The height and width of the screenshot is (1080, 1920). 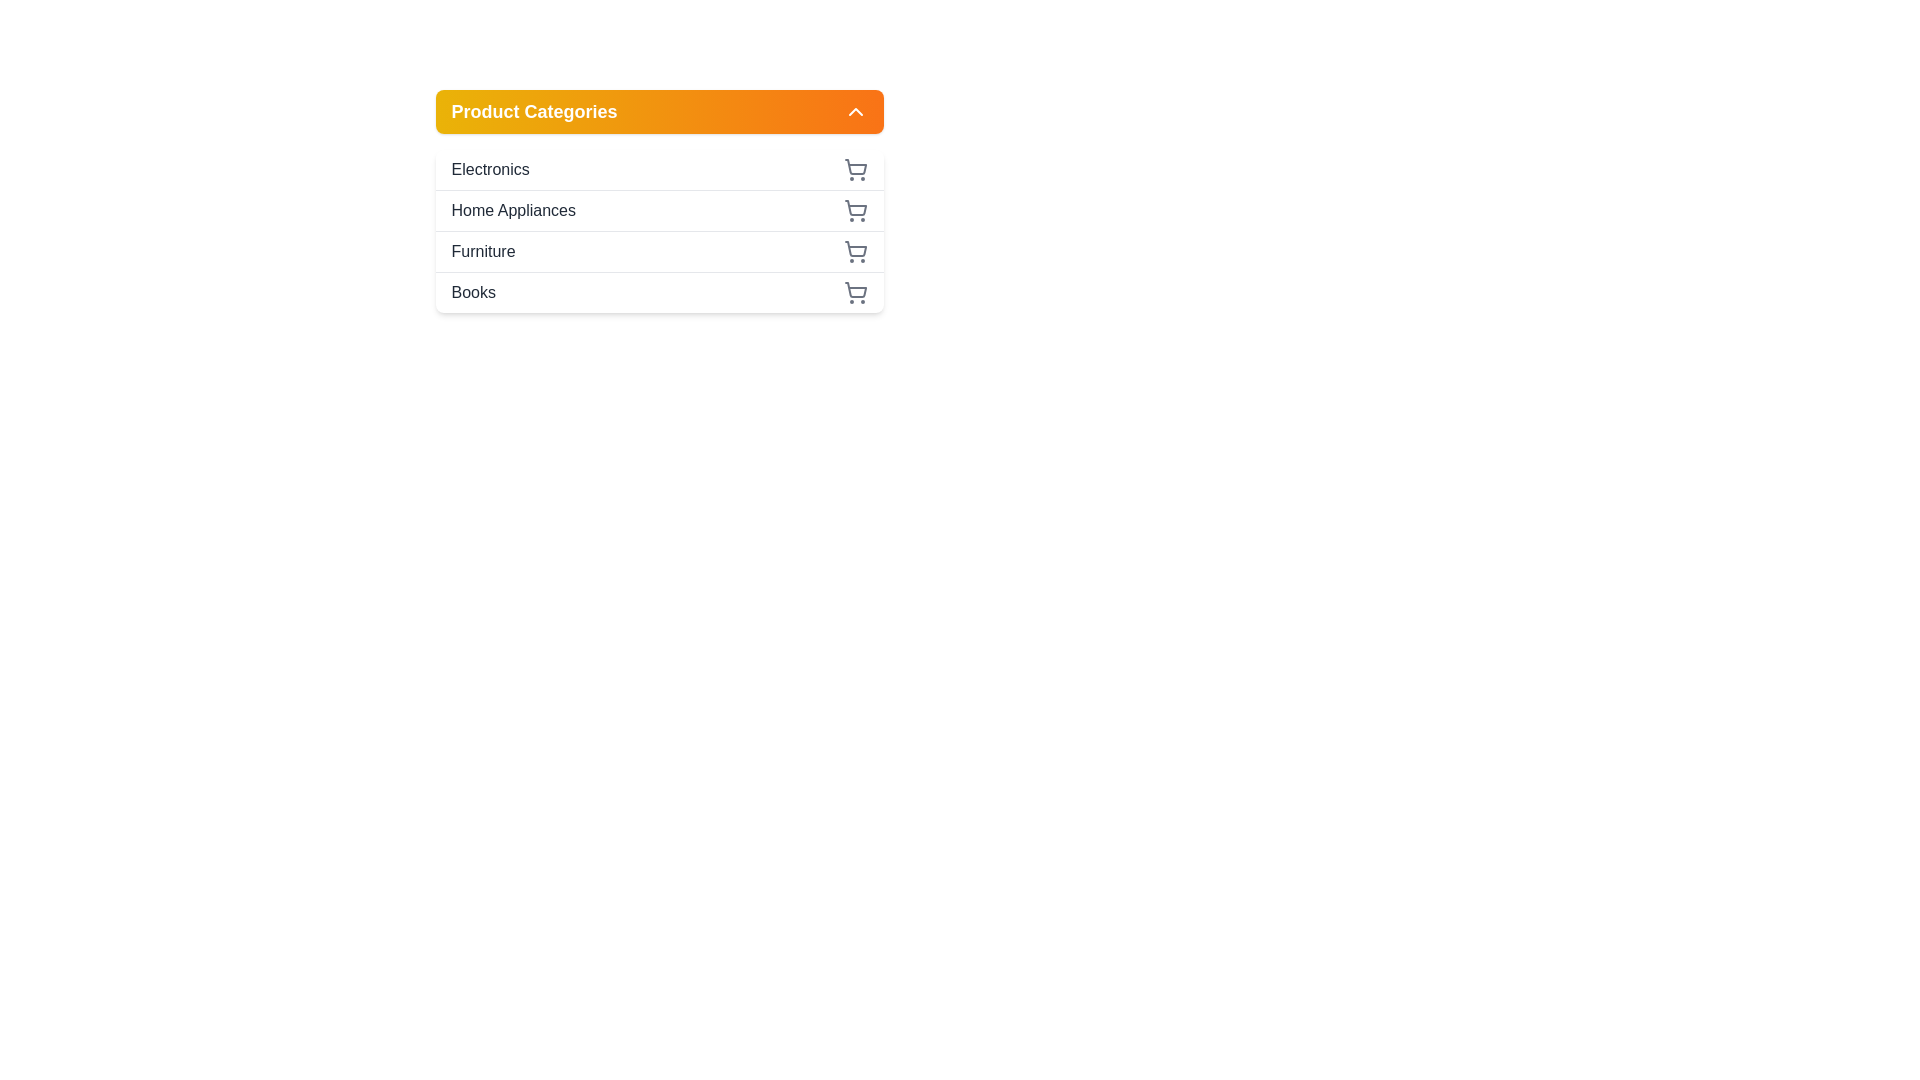 What do you see at coordinates (659, 250) in the screenshot?
I see `the 'Furniture' category list item in the shopping categories` at bounding box center [659, 250].